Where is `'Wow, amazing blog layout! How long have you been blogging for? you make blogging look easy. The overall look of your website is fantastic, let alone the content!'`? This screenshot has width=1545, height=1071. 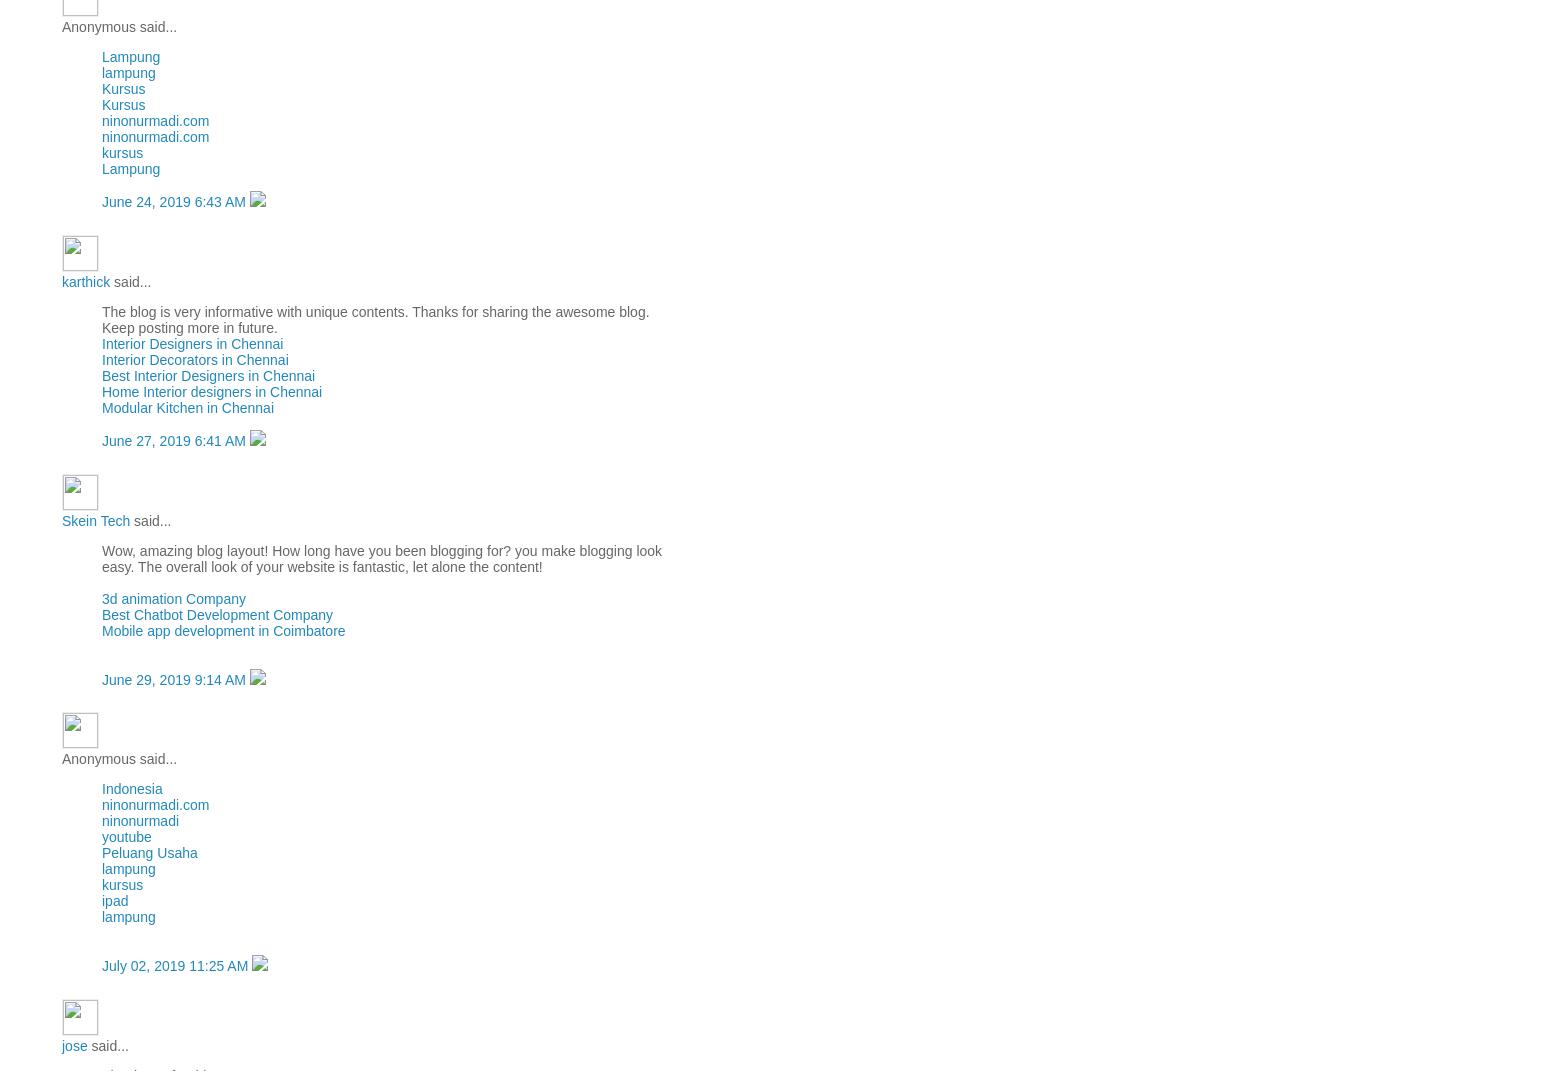
'Wow, amazing blog layout! How long have you been blogging for? you make blogging look easy. The overall look of your website is fantastic, let alone the content!' is located at coordinates (380, 557).